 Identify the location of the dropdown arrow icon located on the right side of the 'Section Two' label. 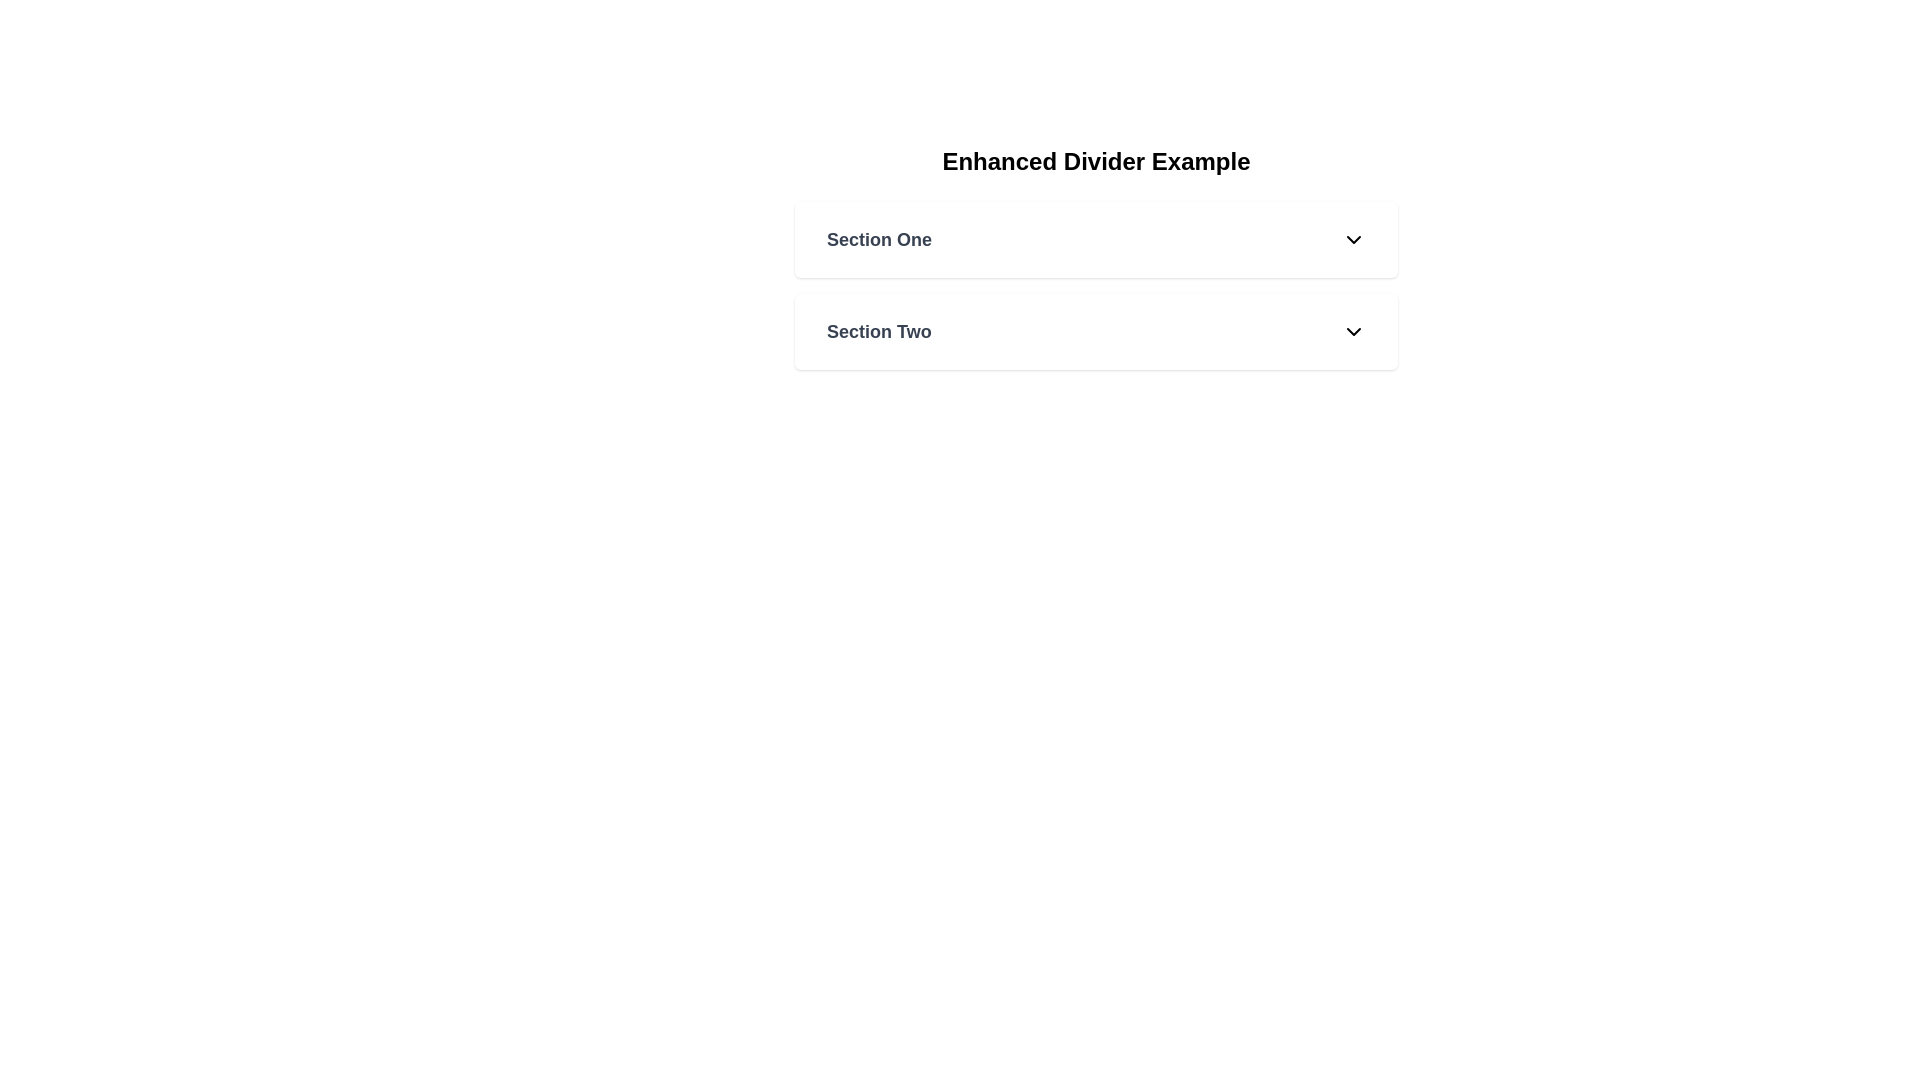
(1353, 330).